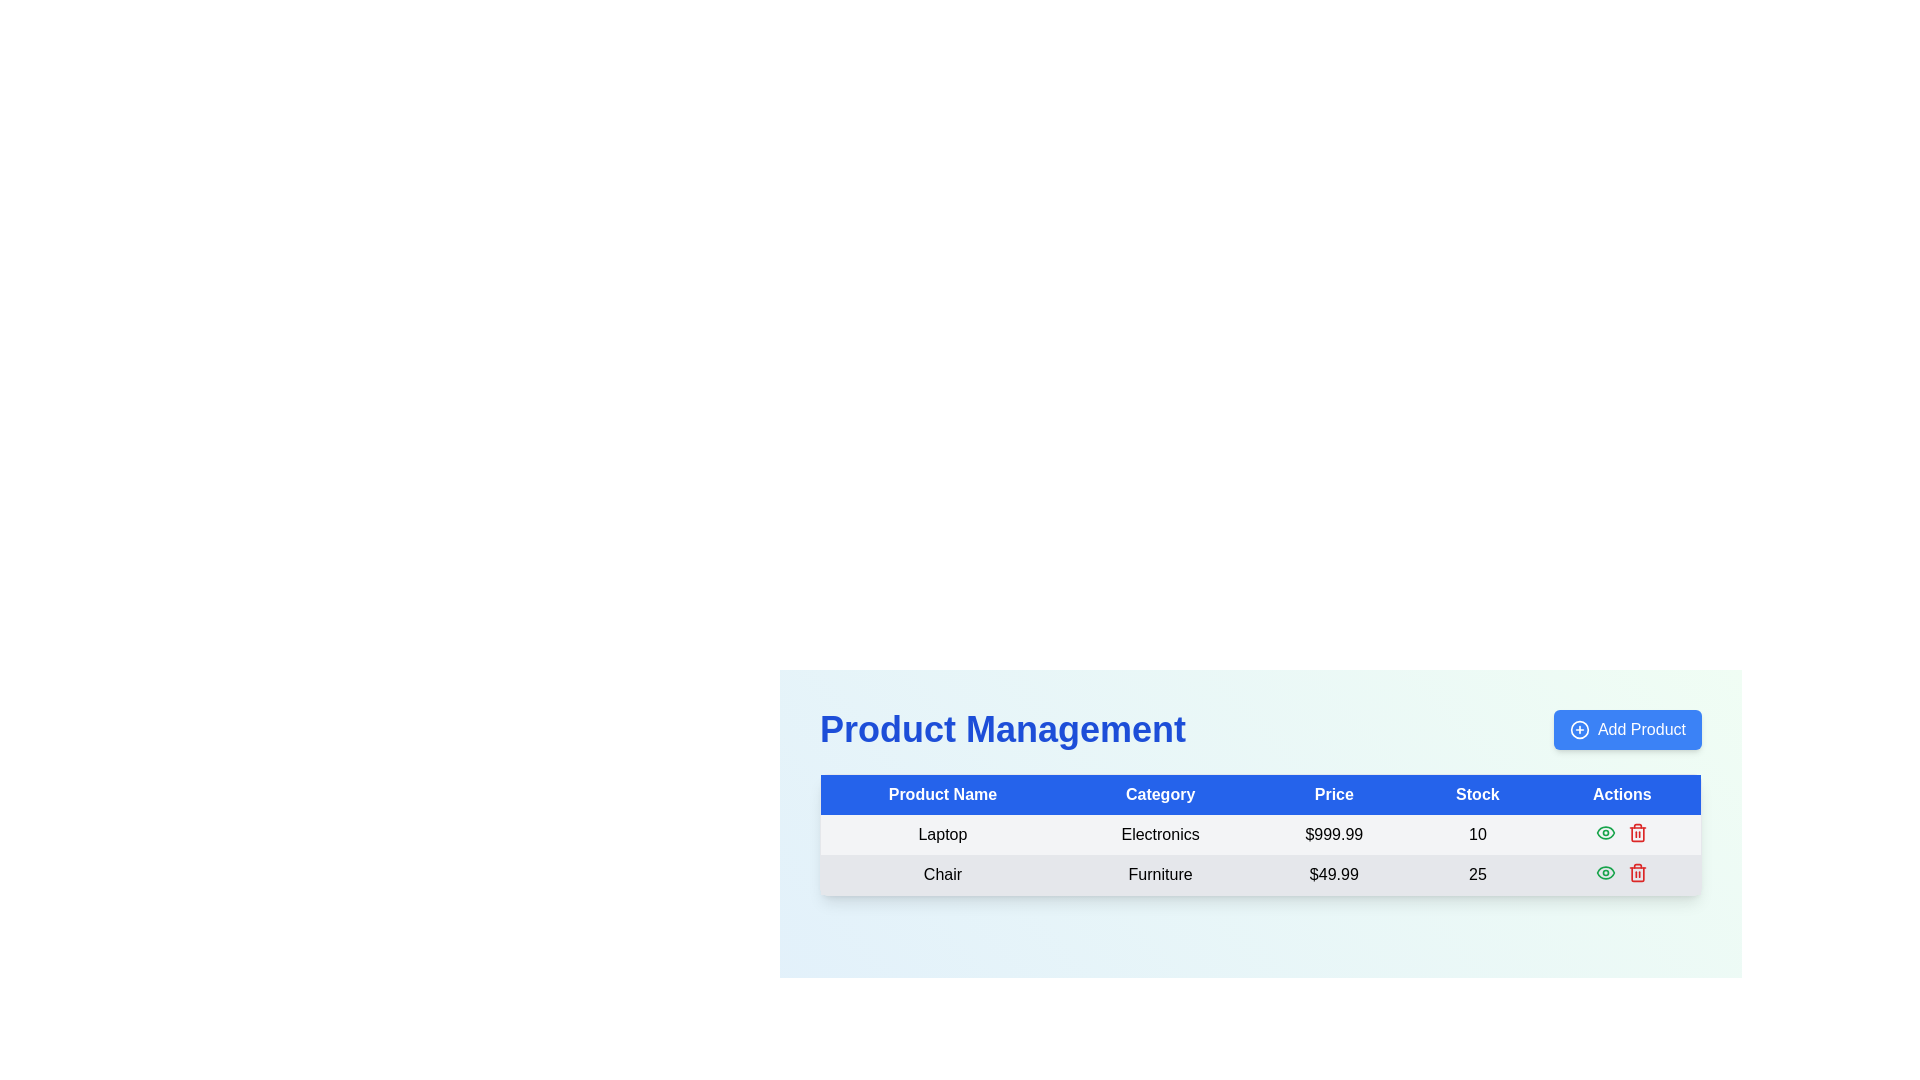  I want to click on the 'Laptop' text label in the 'Product Name' column of the product management table, so click(941, 834).